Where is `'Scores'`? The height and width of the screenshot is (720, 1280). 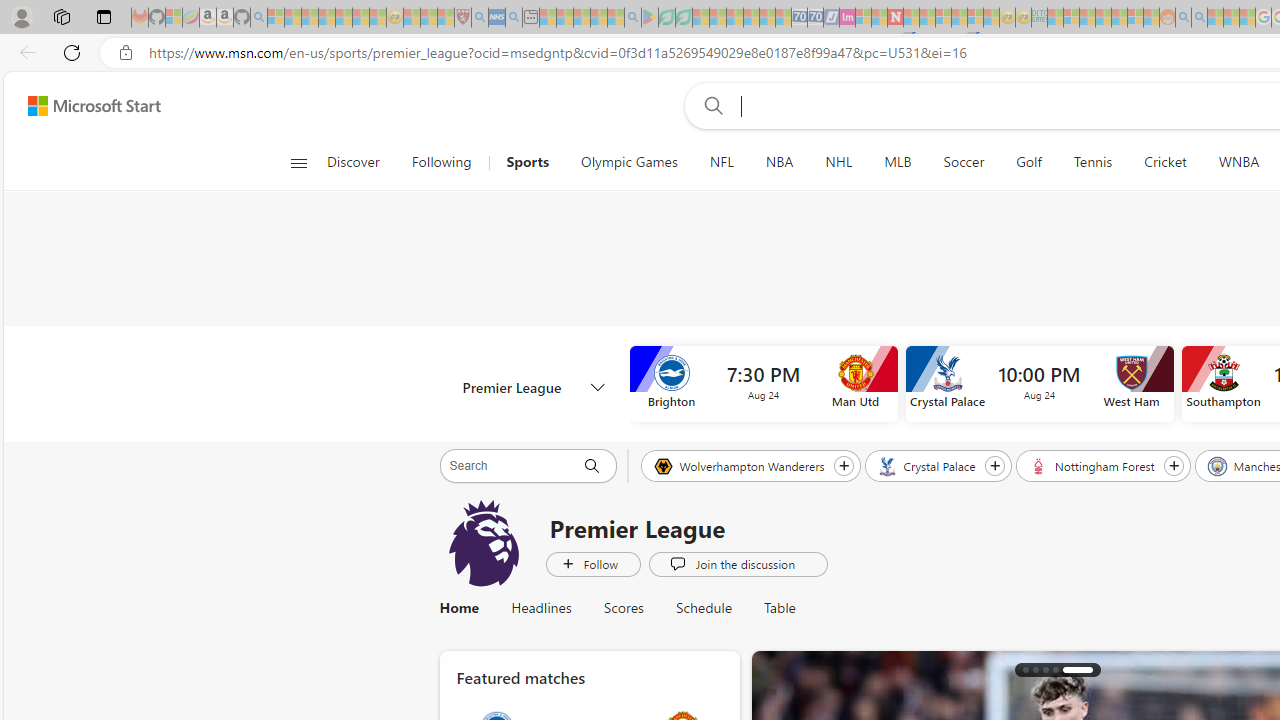
'Scores' is located at coordinates (623, 607).